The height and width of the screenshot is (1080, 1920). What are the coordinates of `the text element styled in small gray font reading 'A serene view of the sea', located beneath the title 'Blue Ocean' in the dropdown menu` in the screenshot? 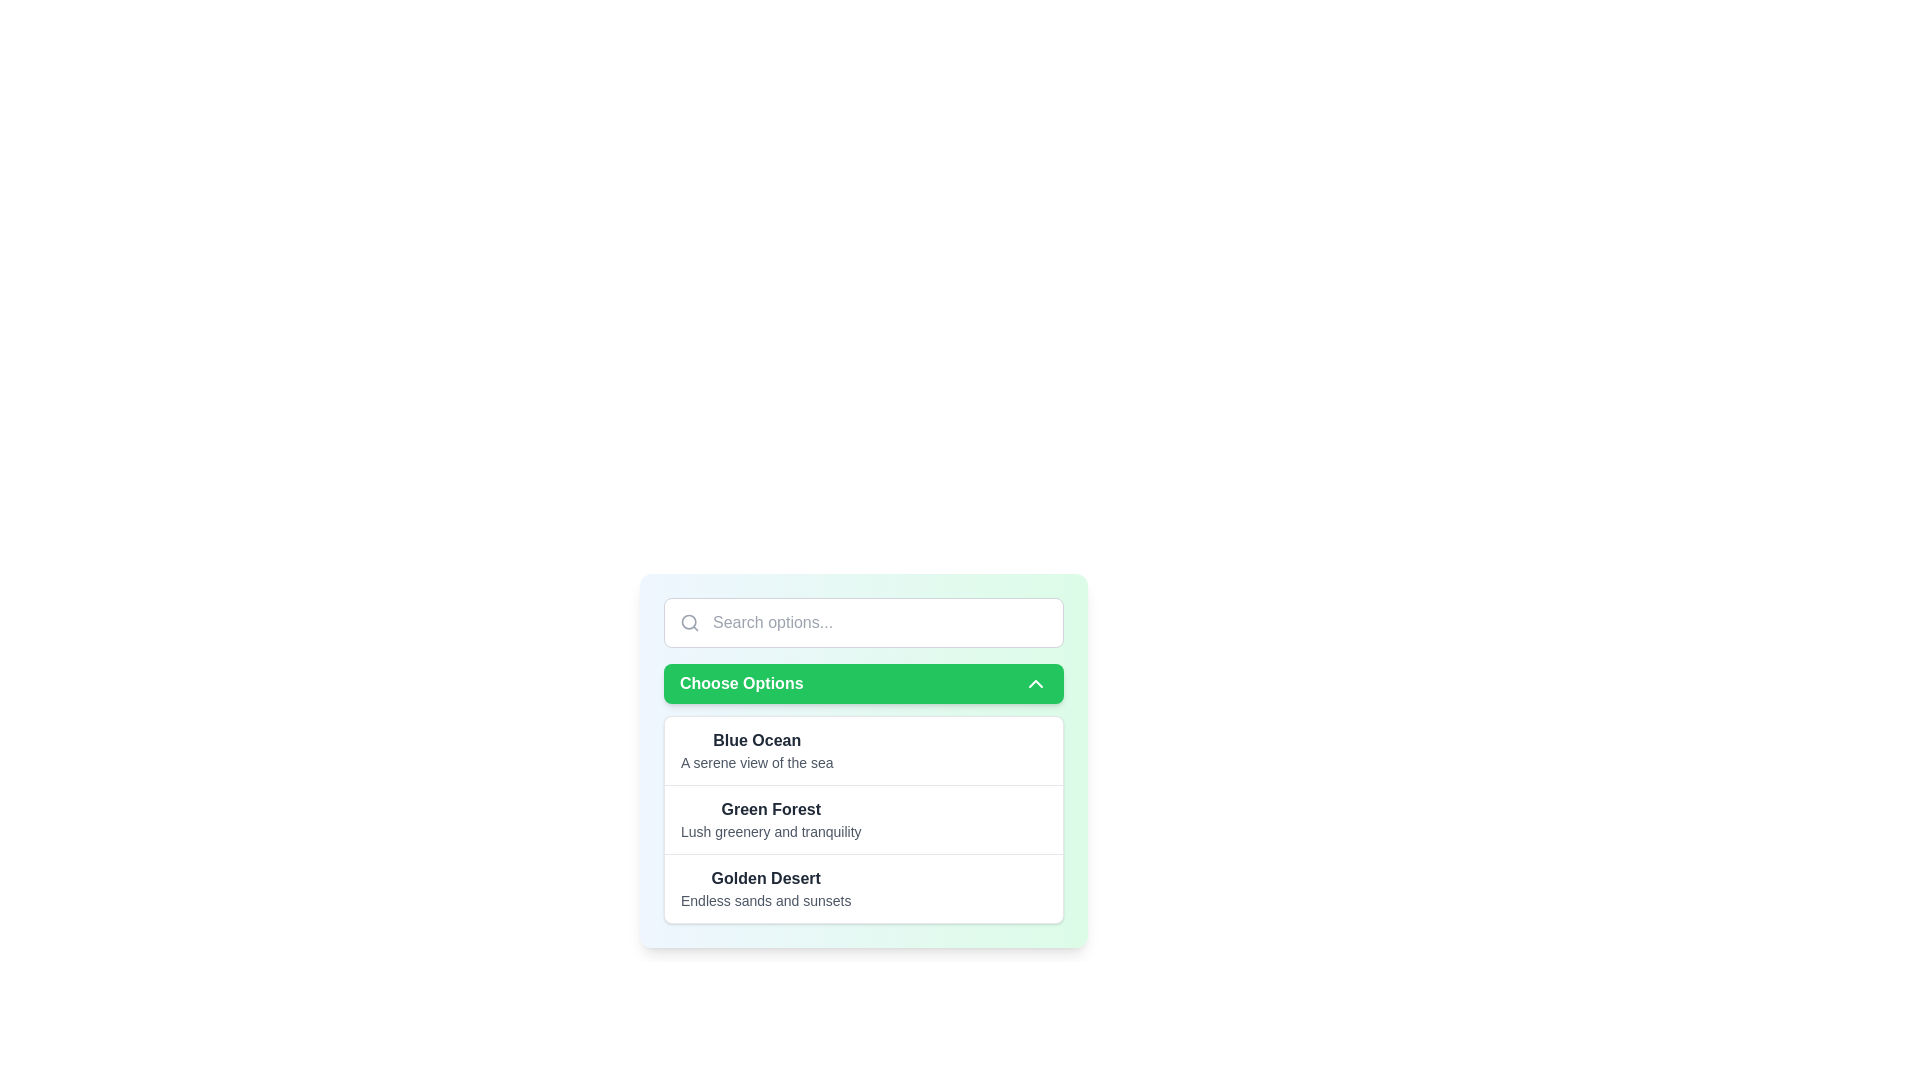 It's located at (756, 763).